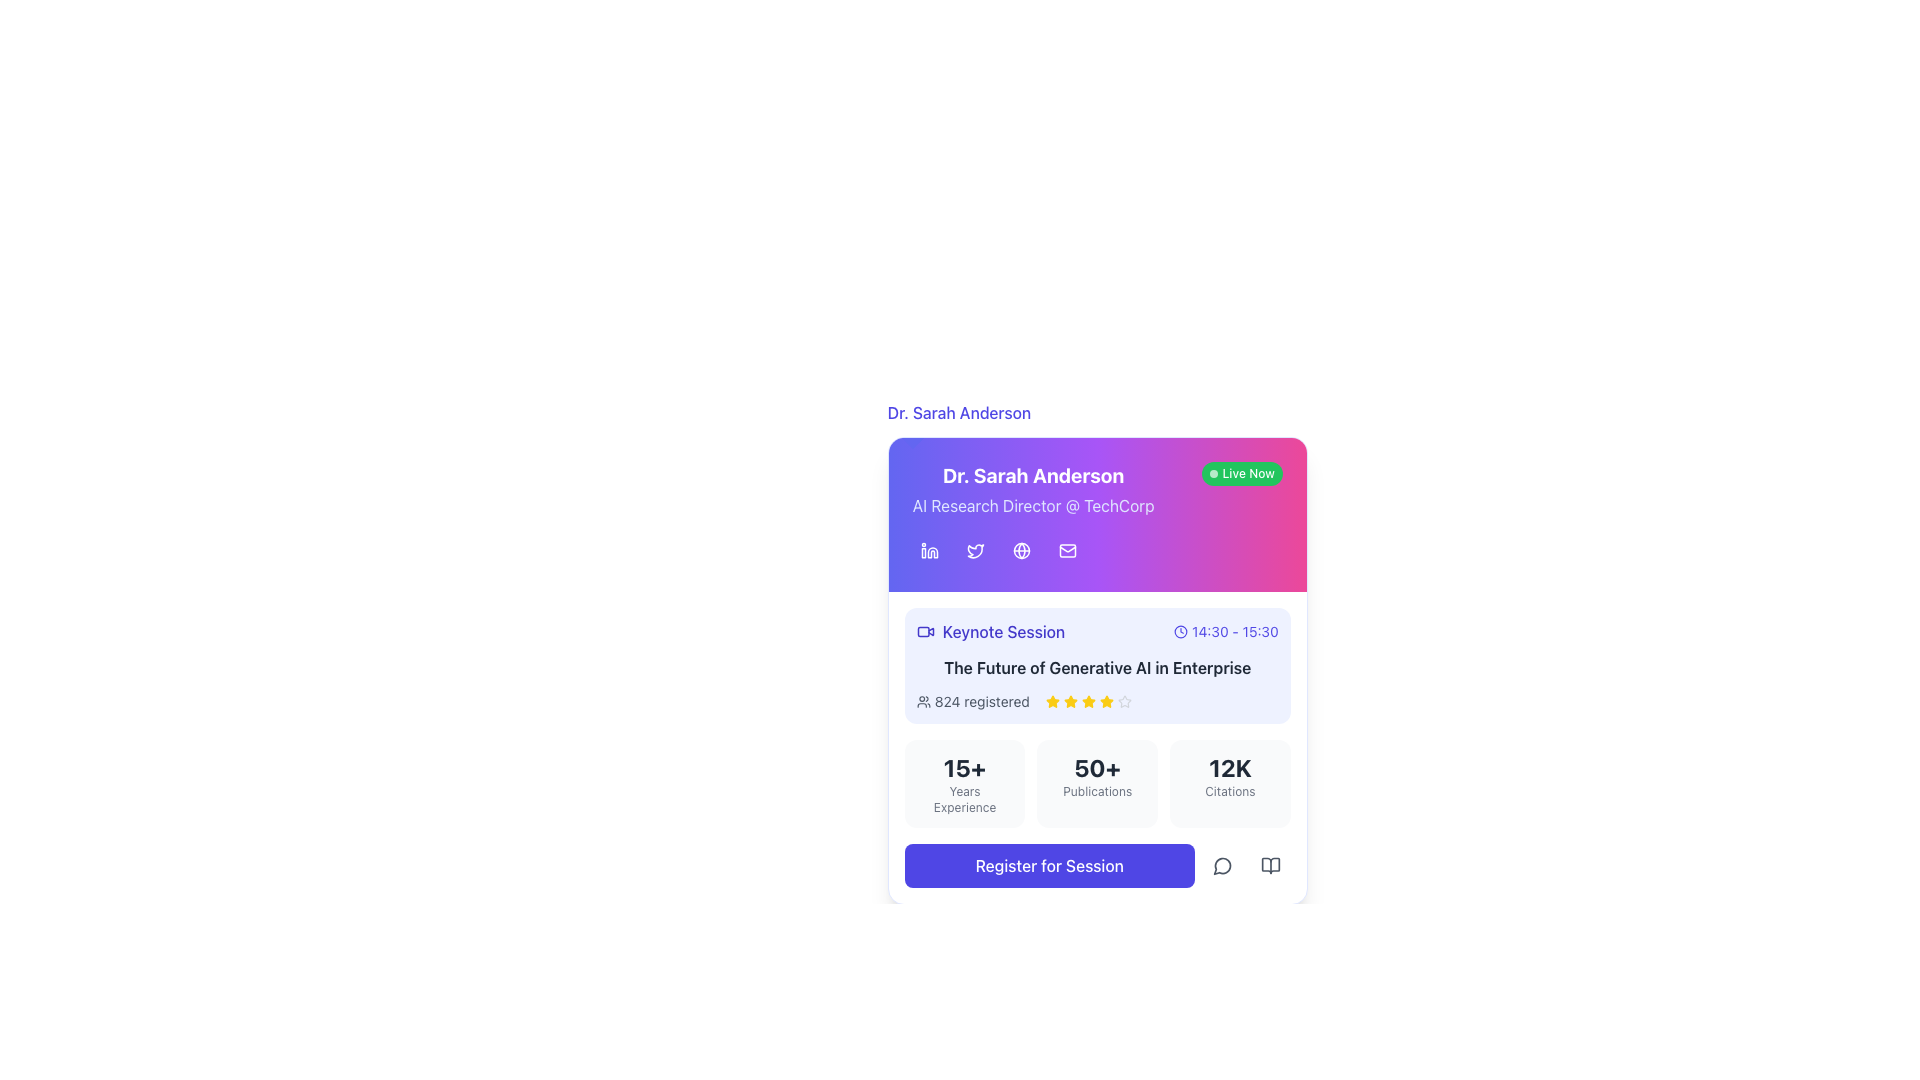  What do you see at coordinates (1069, 700) in the screenshot?
I see `the third star icon representing a rating indicator in the session card titled 'The Future of Generative AI in Enterprise'` at bounding box center [1069, 700].